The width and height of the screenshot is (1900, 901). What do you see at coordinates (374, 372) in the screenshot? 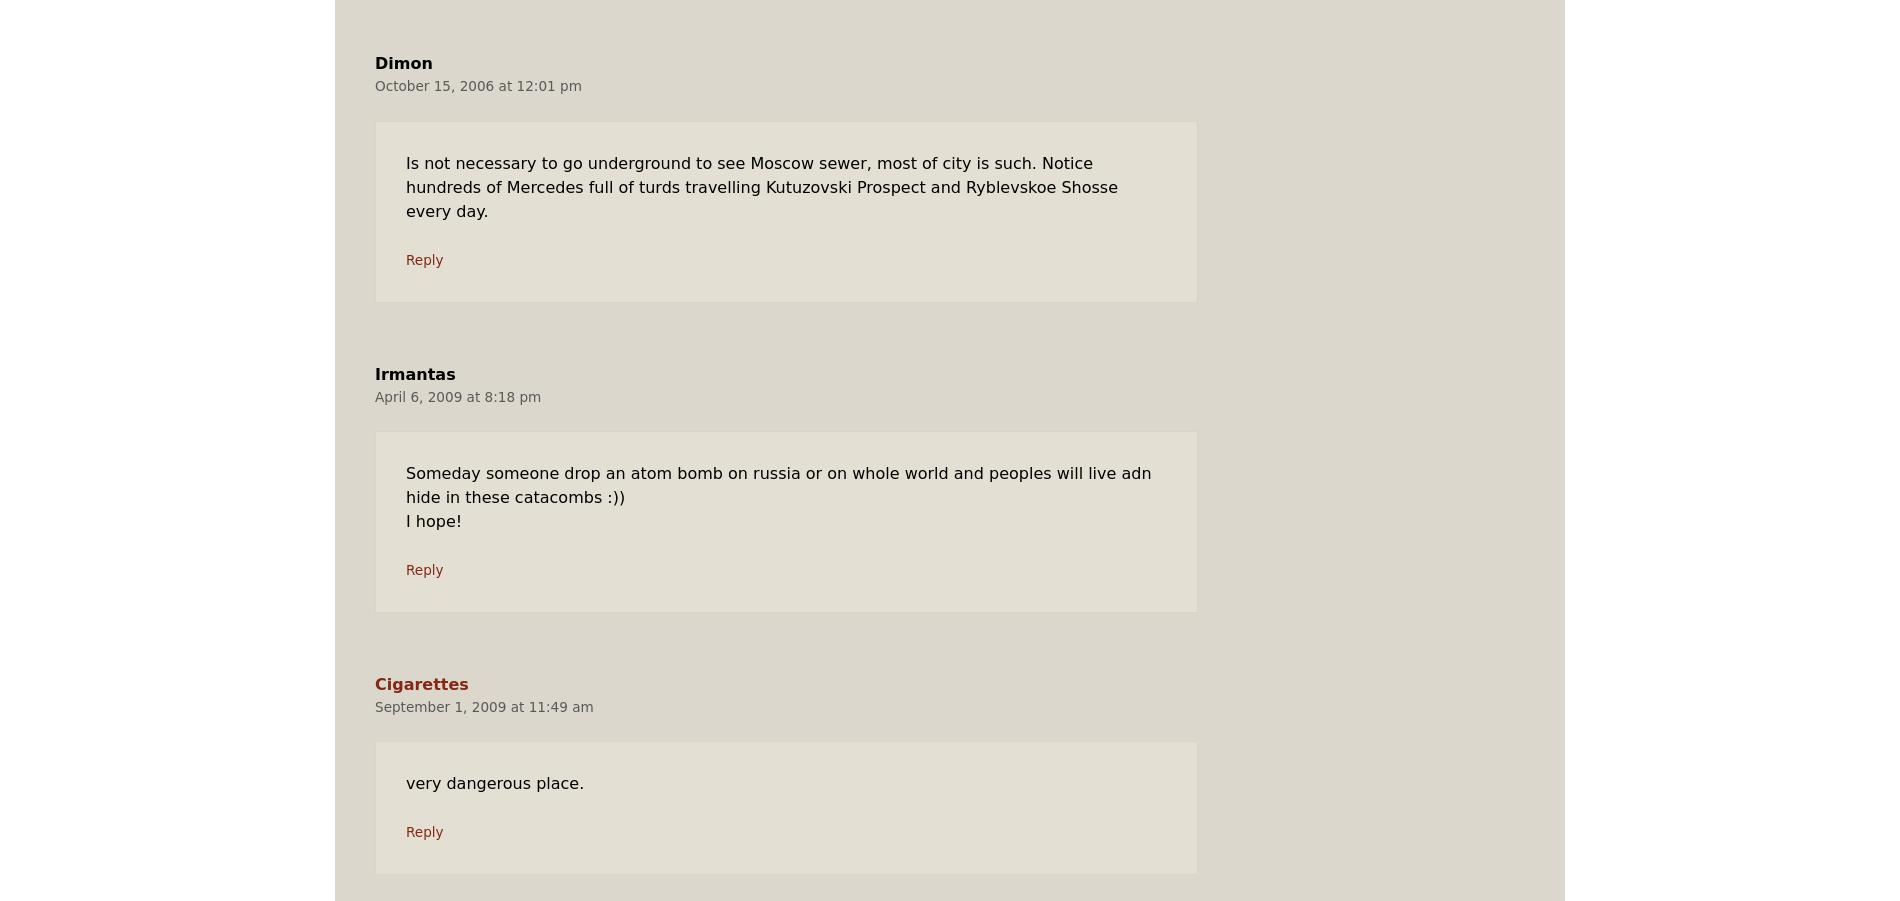
I see `'Irmantas'` at bounding box center [374, 372].